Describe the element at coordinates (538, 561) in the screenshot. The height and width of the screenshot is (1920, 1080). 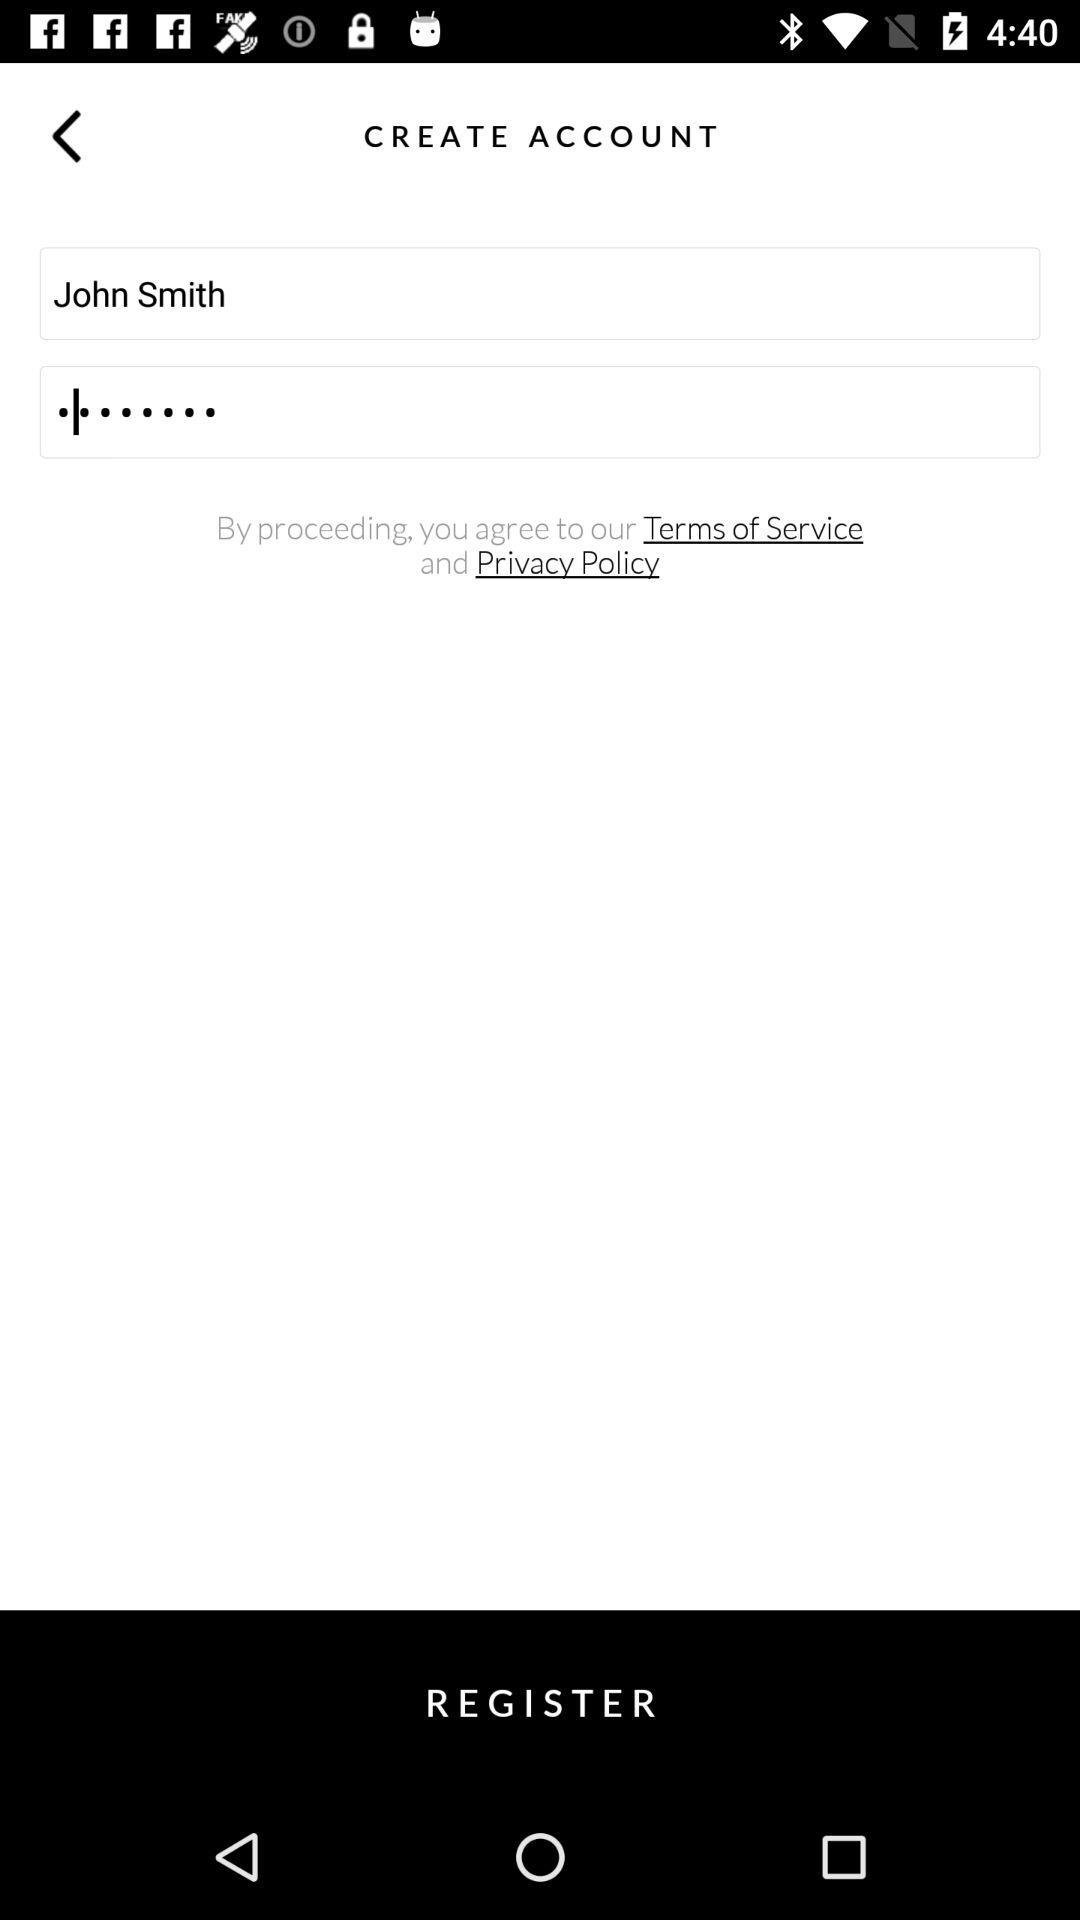
I see `the and privacy policy` at that location.